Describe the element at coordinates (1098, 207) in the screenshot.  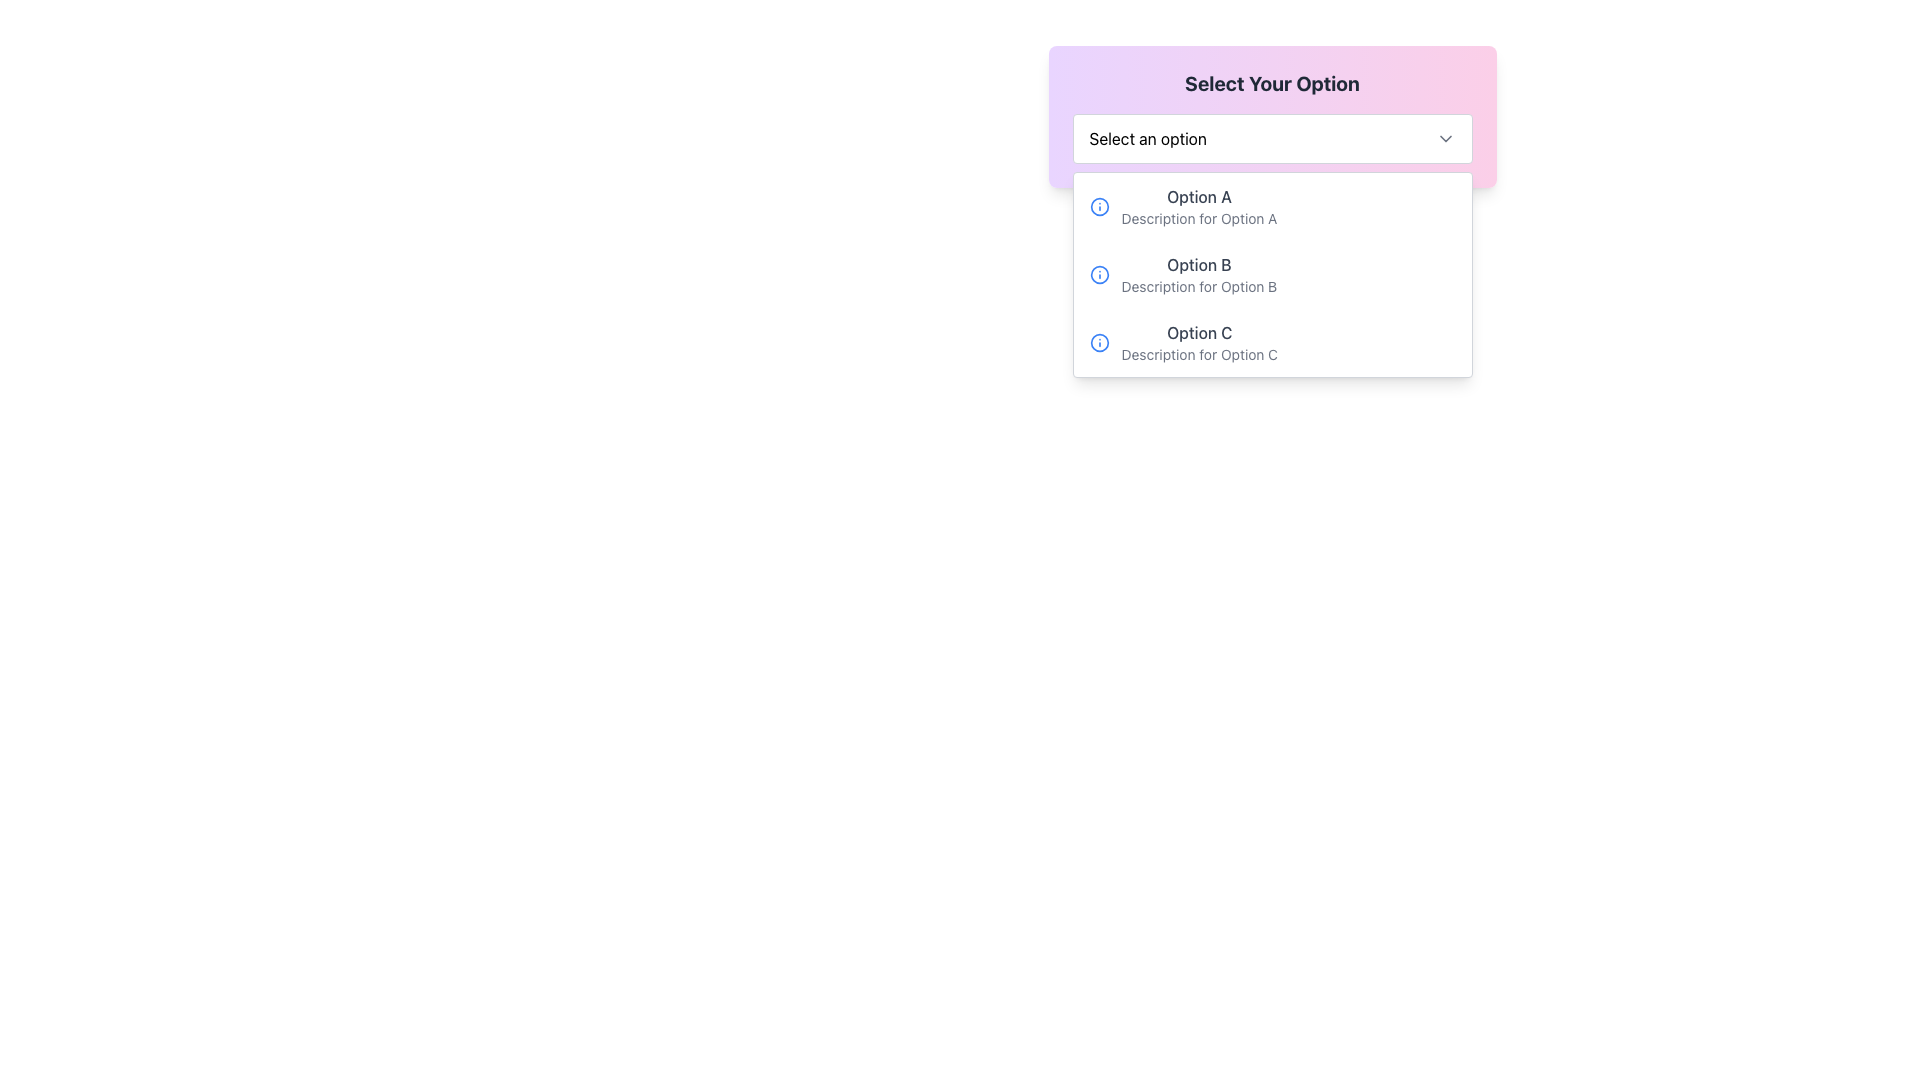
I see `the graphical icon that provides additional details about 'Option A', located to the left of the text 'Option A' in the dropdown list` at that location.